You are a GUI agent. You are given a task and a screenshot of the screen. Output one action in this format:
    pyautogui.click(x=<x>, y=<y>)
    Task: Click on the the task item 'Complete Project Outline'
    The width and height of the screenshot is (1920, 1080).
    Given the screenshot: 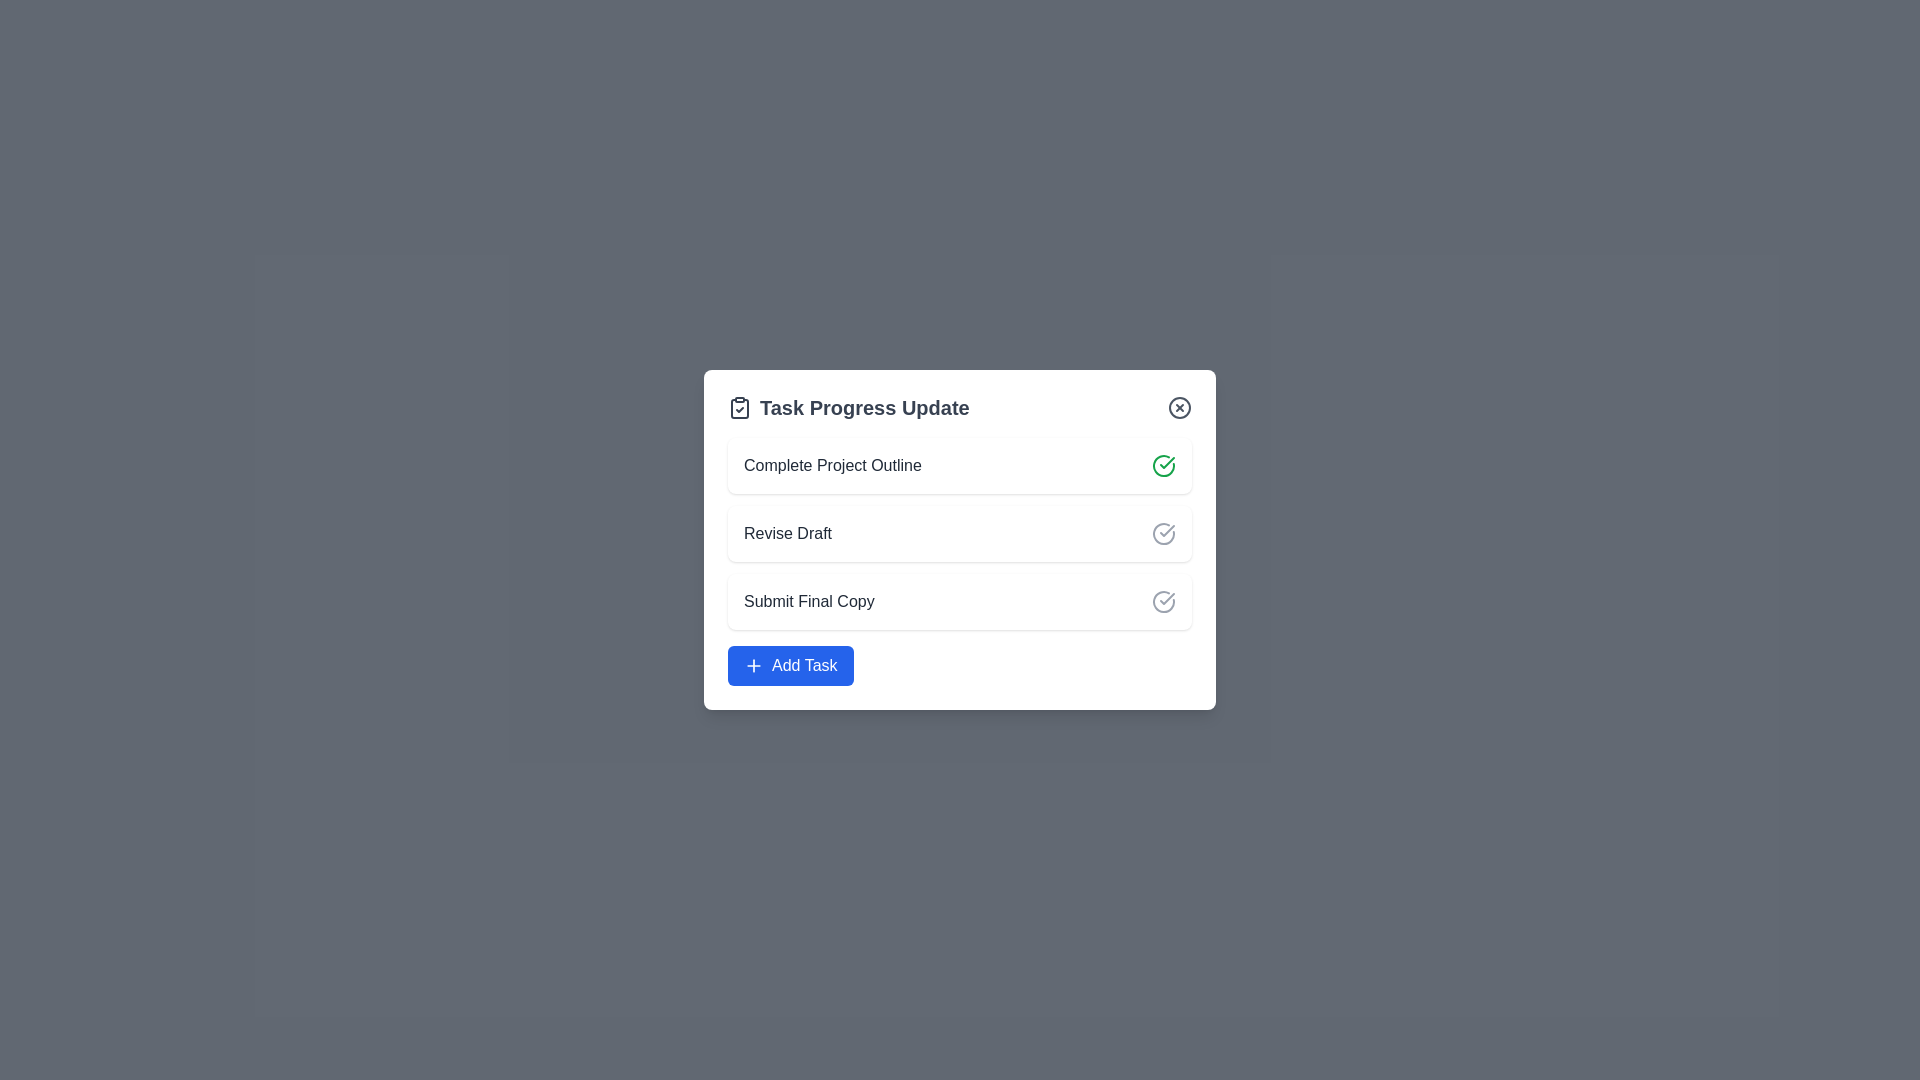 What is the action you would take?
    pyautogui.click(x=960, y=466)
    